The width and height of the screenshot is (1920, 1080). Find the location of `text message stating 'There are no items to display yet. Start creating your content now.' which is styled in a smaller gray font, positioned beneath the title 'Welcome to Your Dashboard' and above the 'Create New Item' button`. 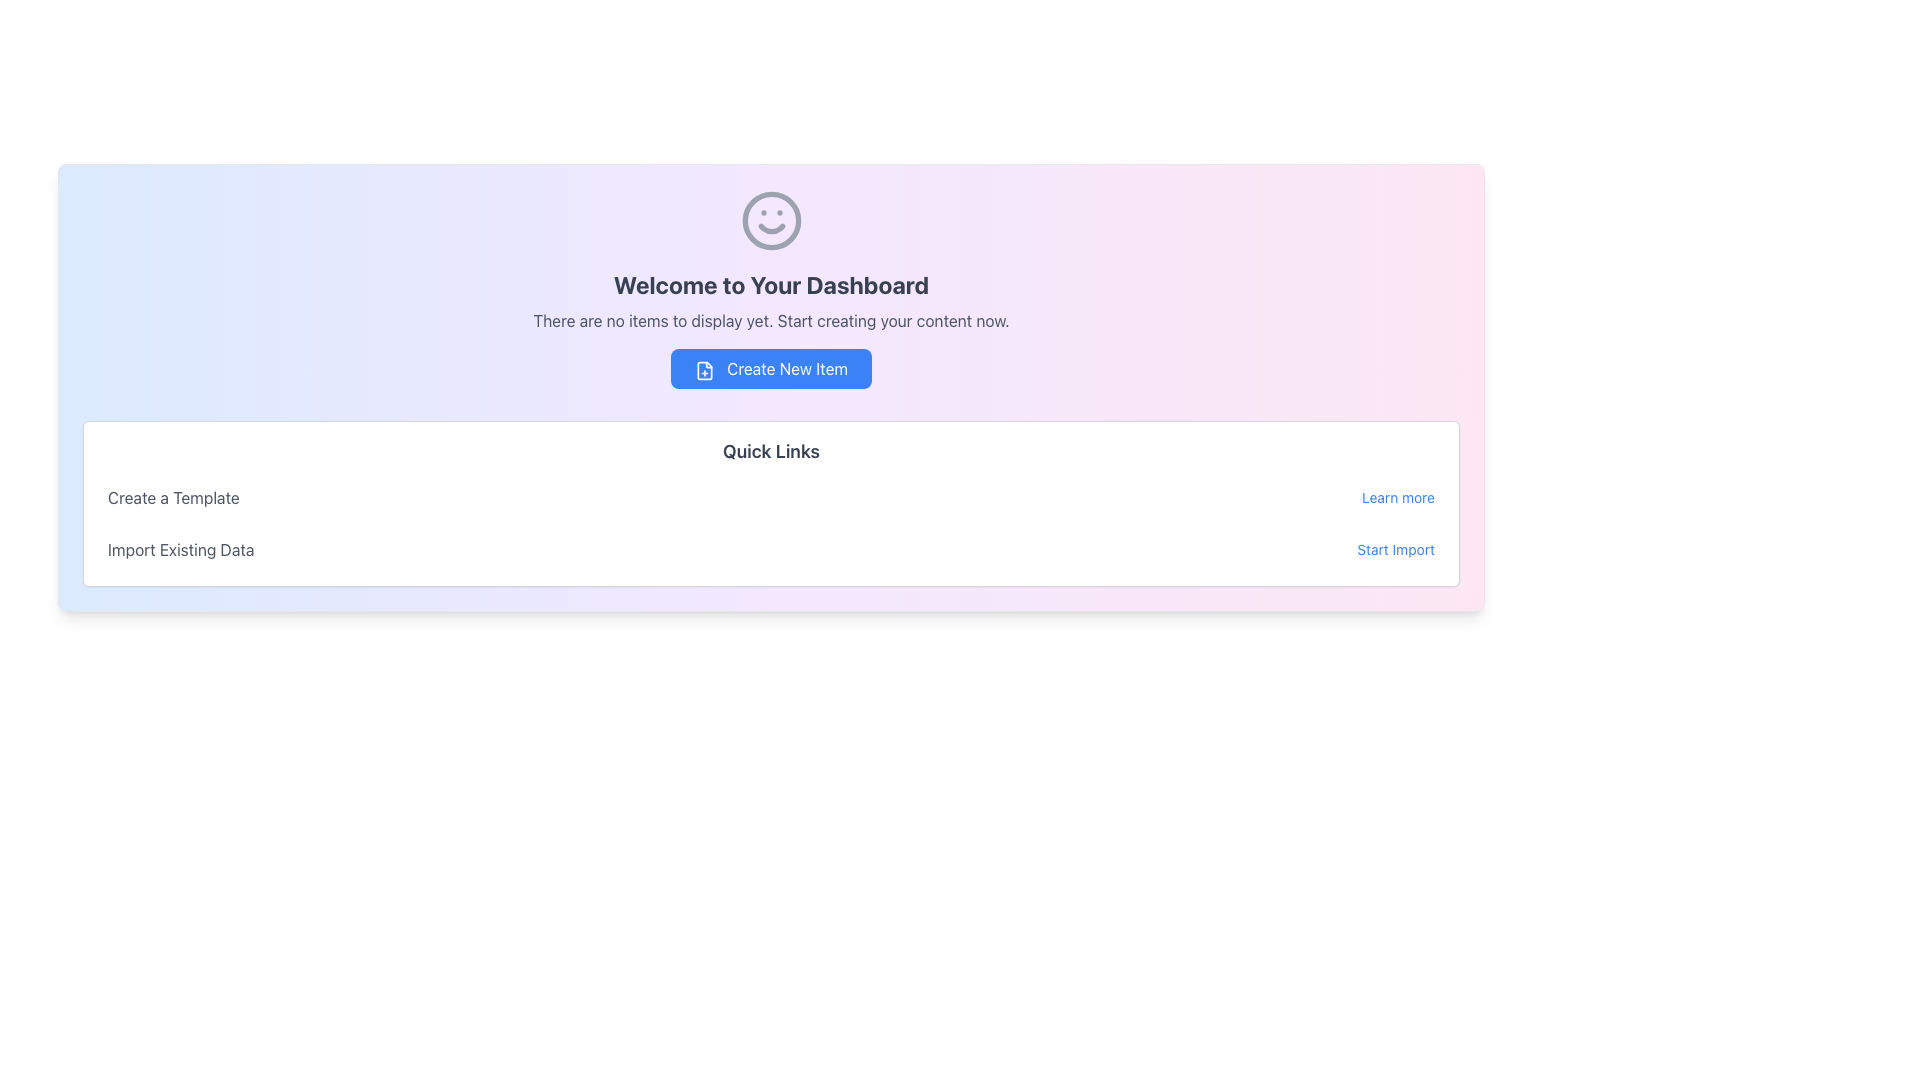

text message stating 'There are no items to display yet. Start creating your content now.' which is styled in a smaller gray font, positioned beneath the title 'Welcome to Your Dashboard' and above the 'Create New Item' button is located at coordinates (770, 319).